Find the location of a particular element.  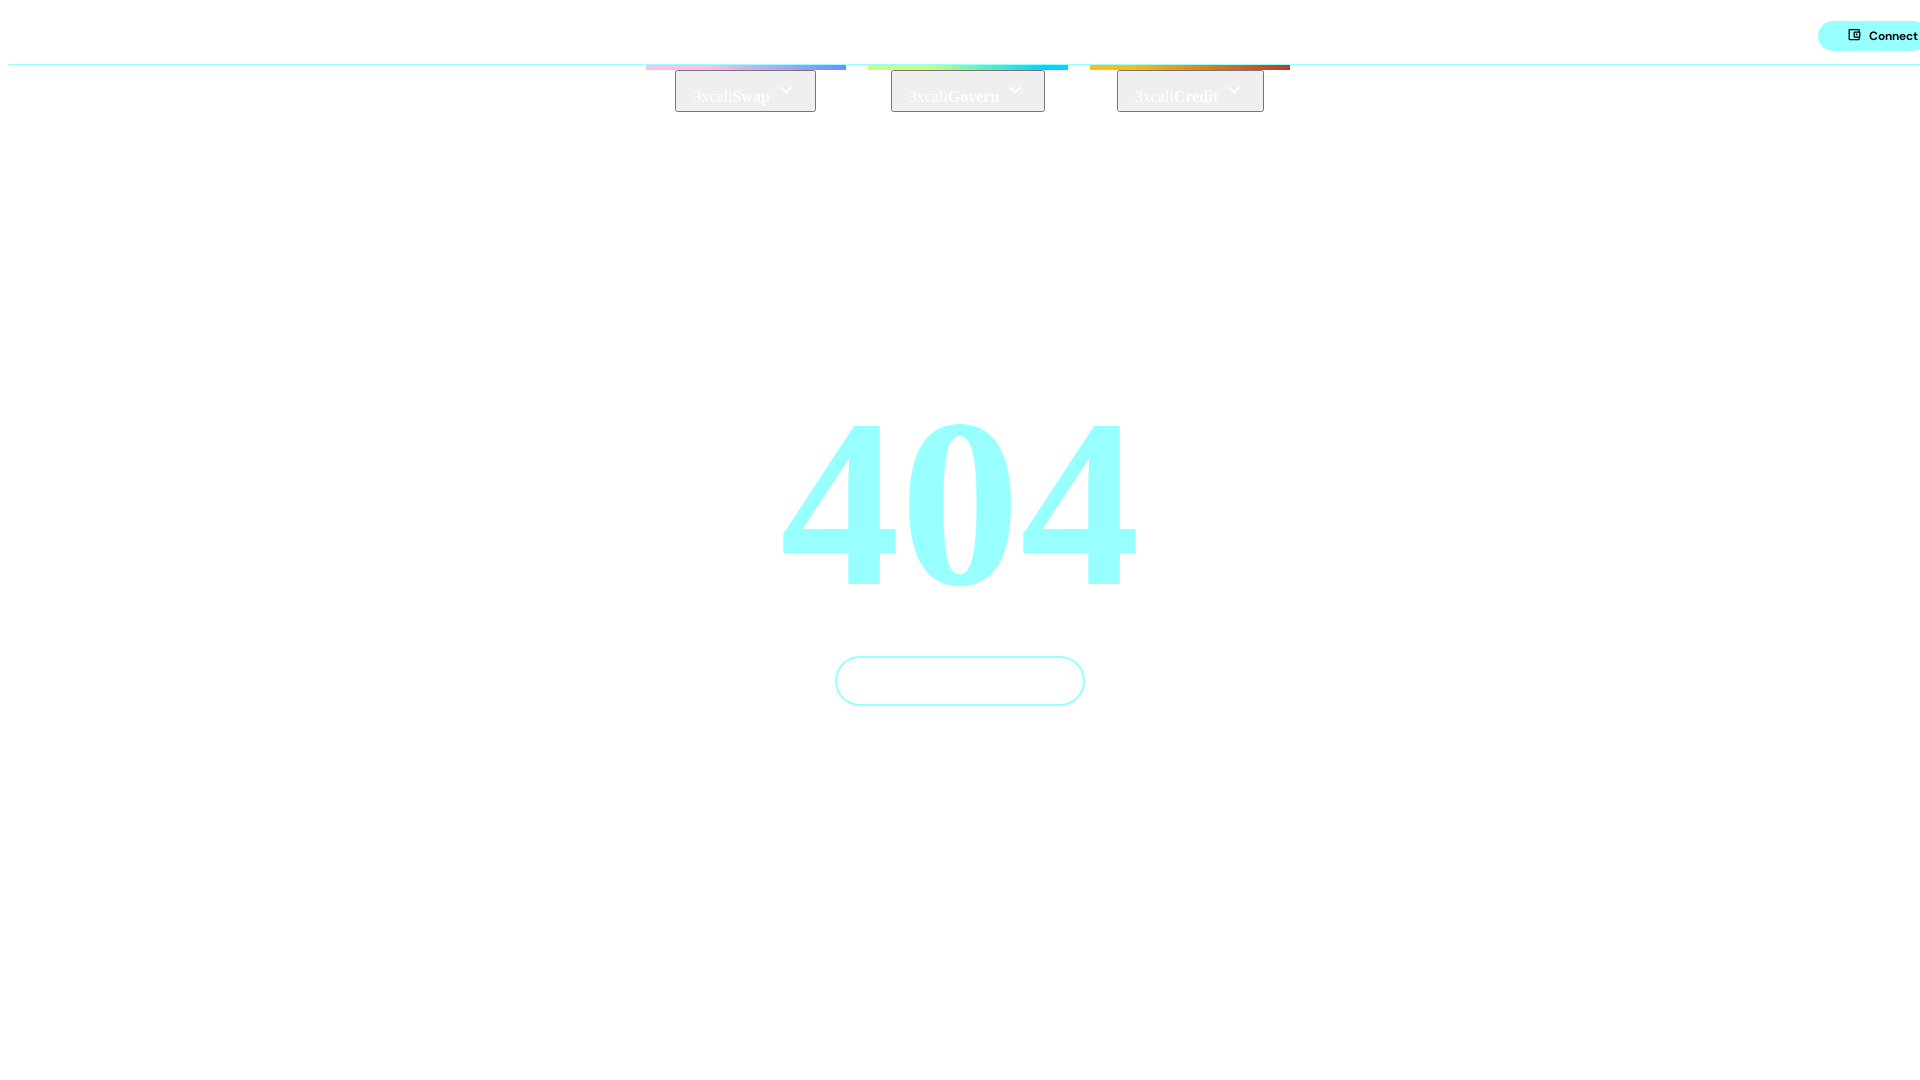

'3xcaliCredit' is located at coordinates (1190, 91).